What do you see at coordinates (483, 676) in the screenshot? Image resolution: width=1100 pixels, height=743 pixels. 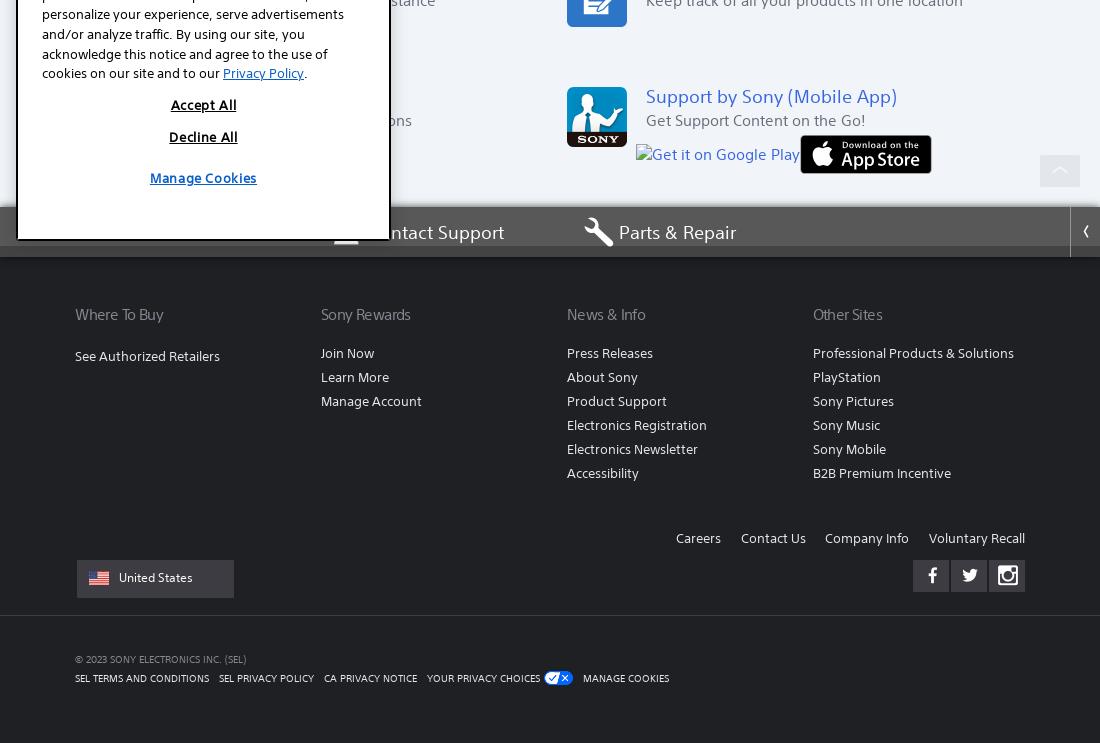 I see `'Your Privacy Choices'` at bounding box center [483, 676].